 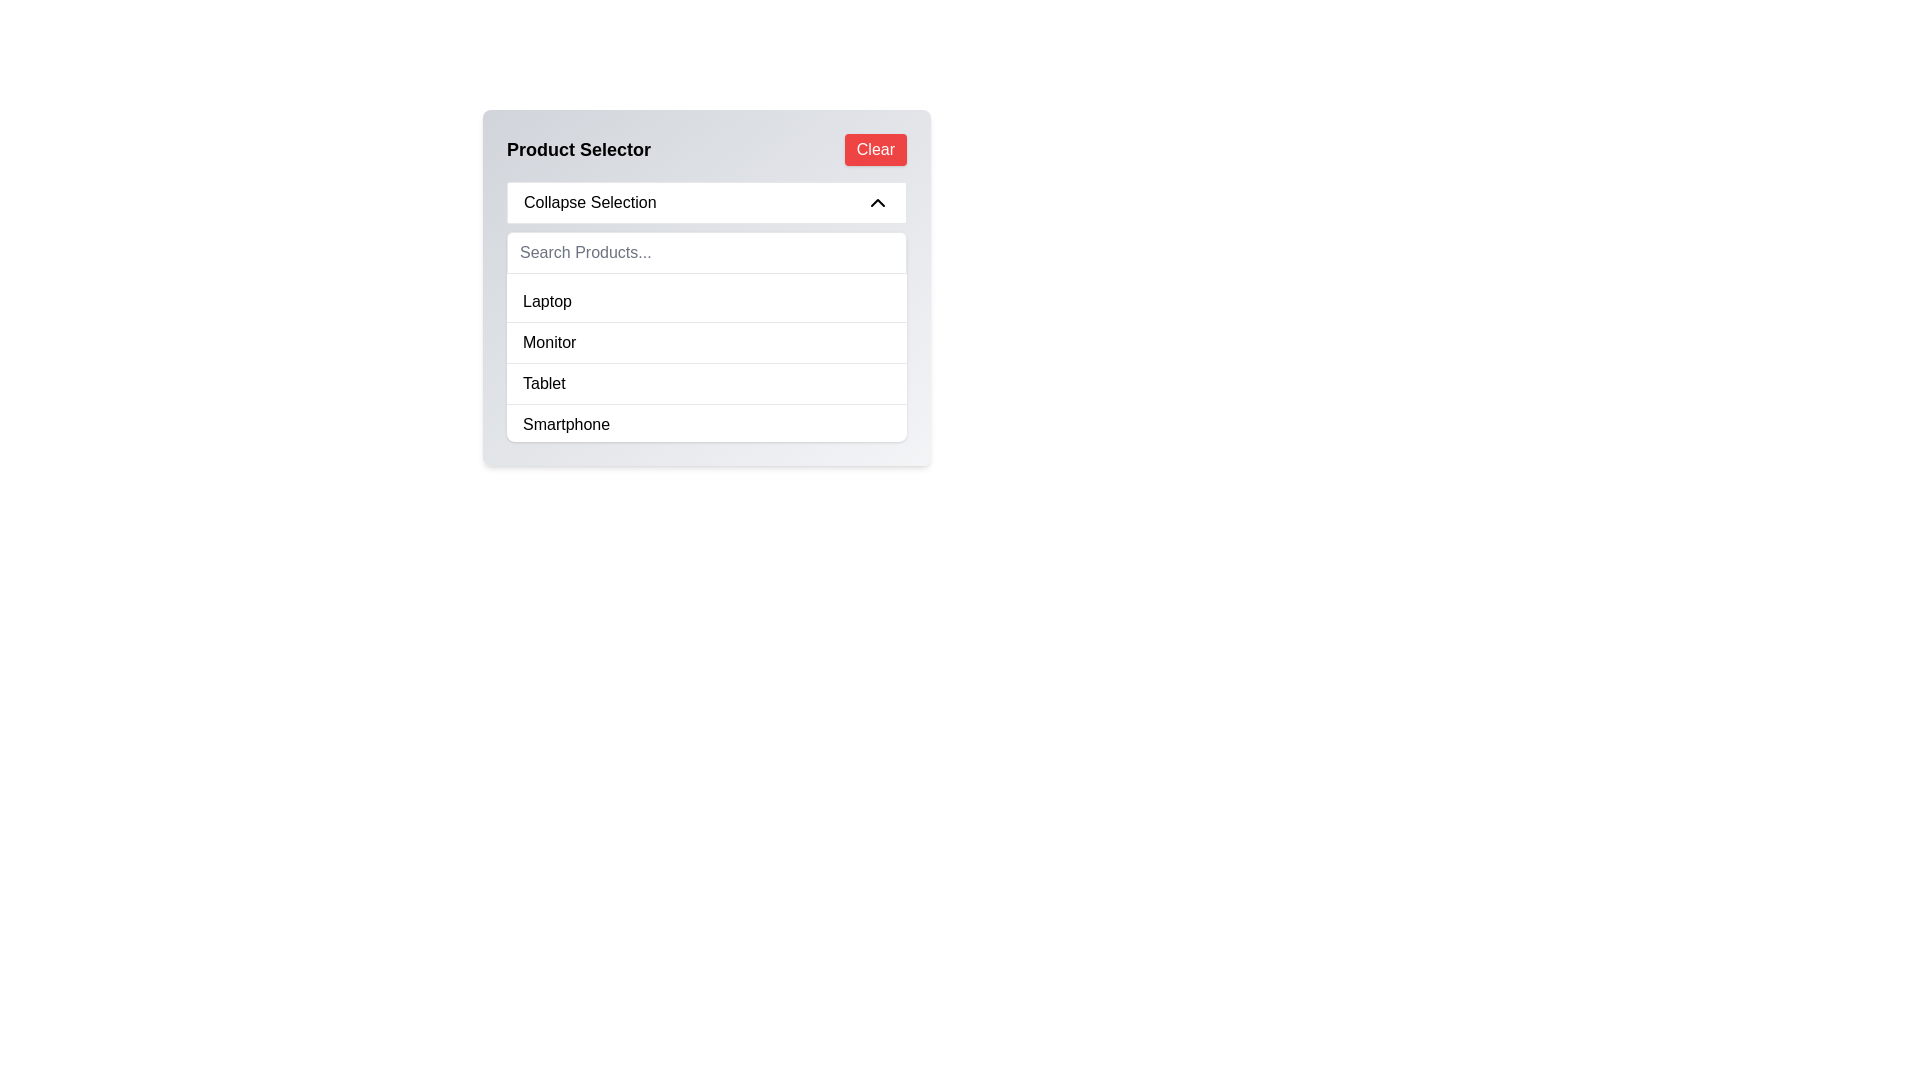 What do you see at coordinates (875, 149) in the screenshot?
I see `the 'Clear' button with a red background and white text located at the top-right corner of the 'Product Selector' section to clear selections` at bounding box center [875, 149].